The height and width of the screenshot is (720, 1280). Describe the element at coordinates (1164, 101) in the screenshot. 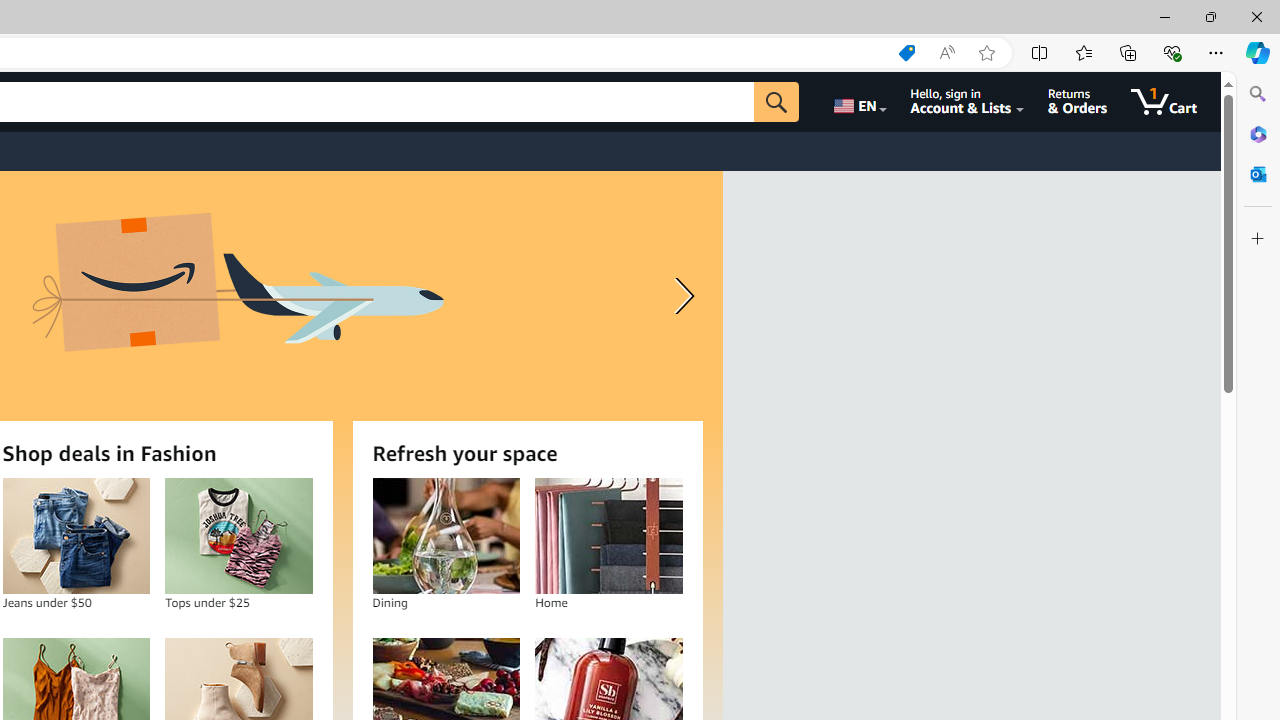

I see `'1 item in cart'` at that location.